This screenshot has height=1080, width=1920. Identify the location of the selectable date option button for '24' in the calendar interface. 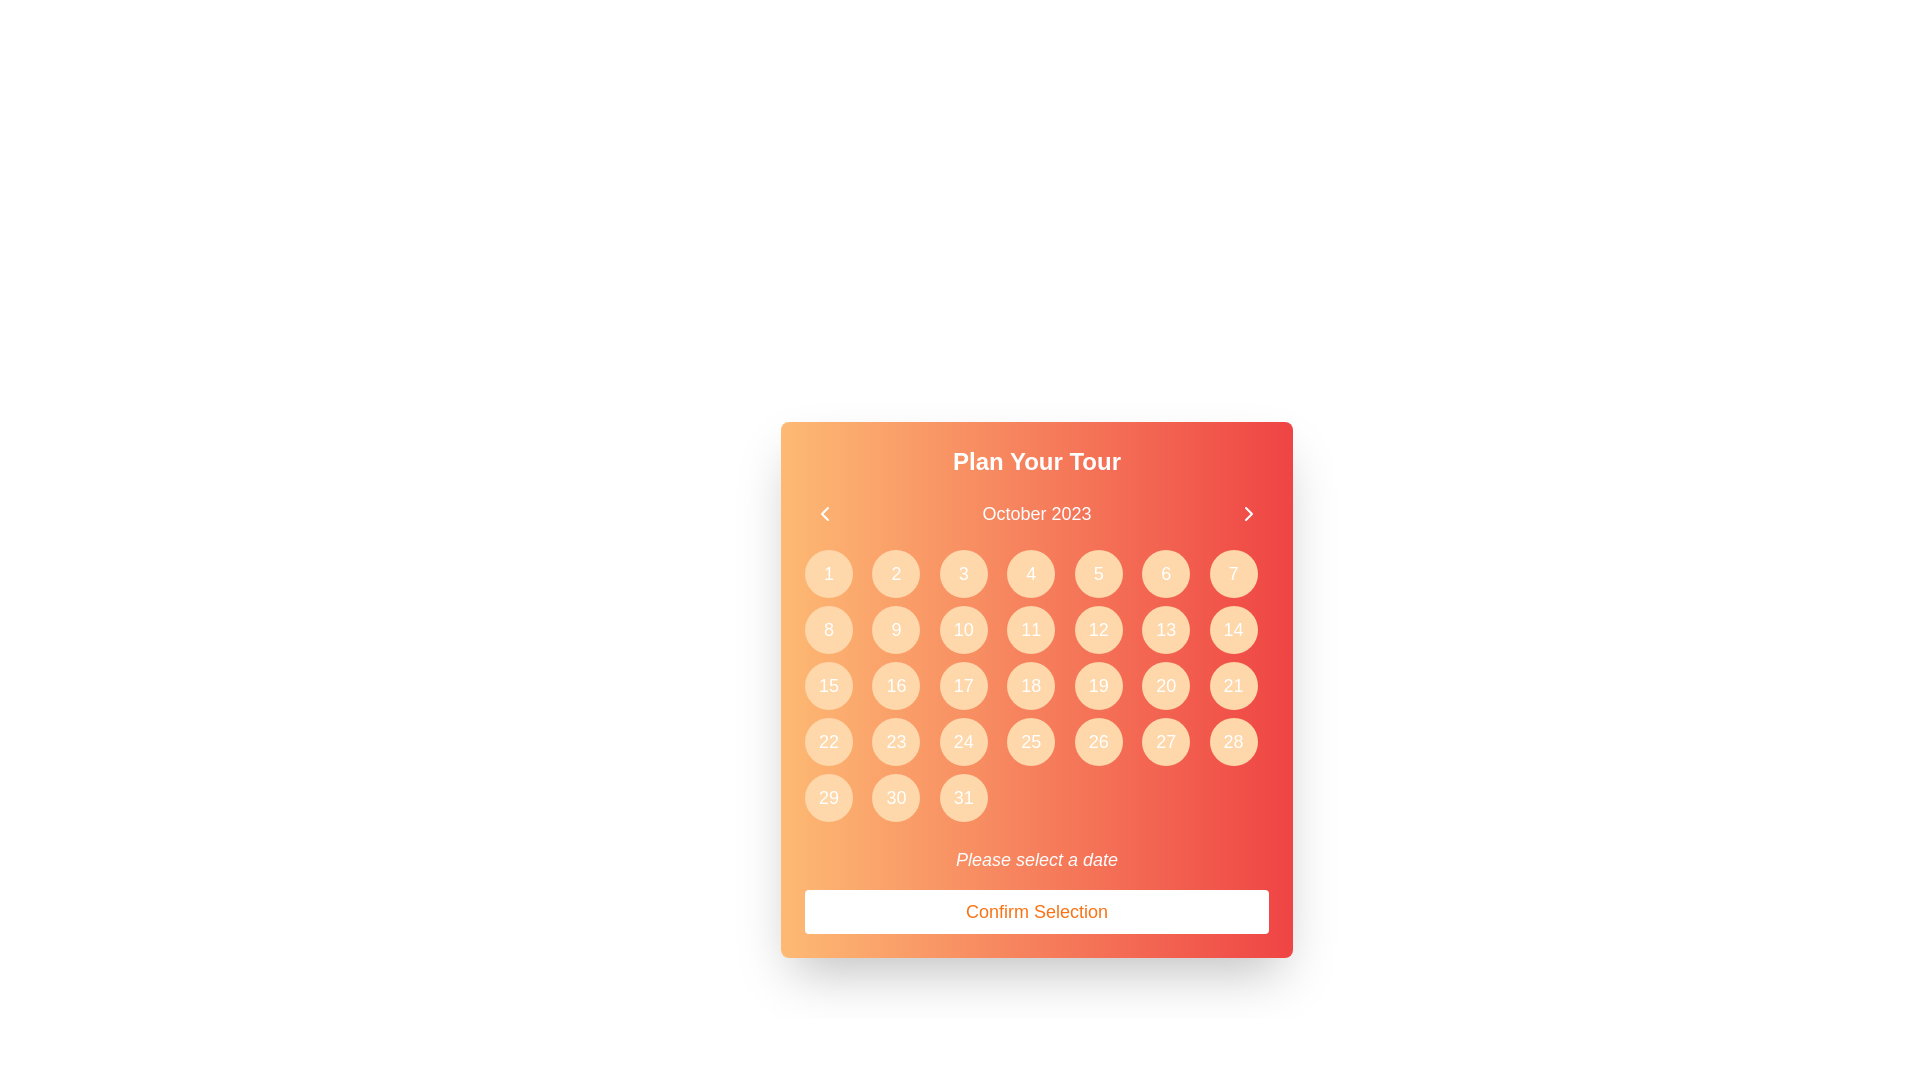
(963, 741).